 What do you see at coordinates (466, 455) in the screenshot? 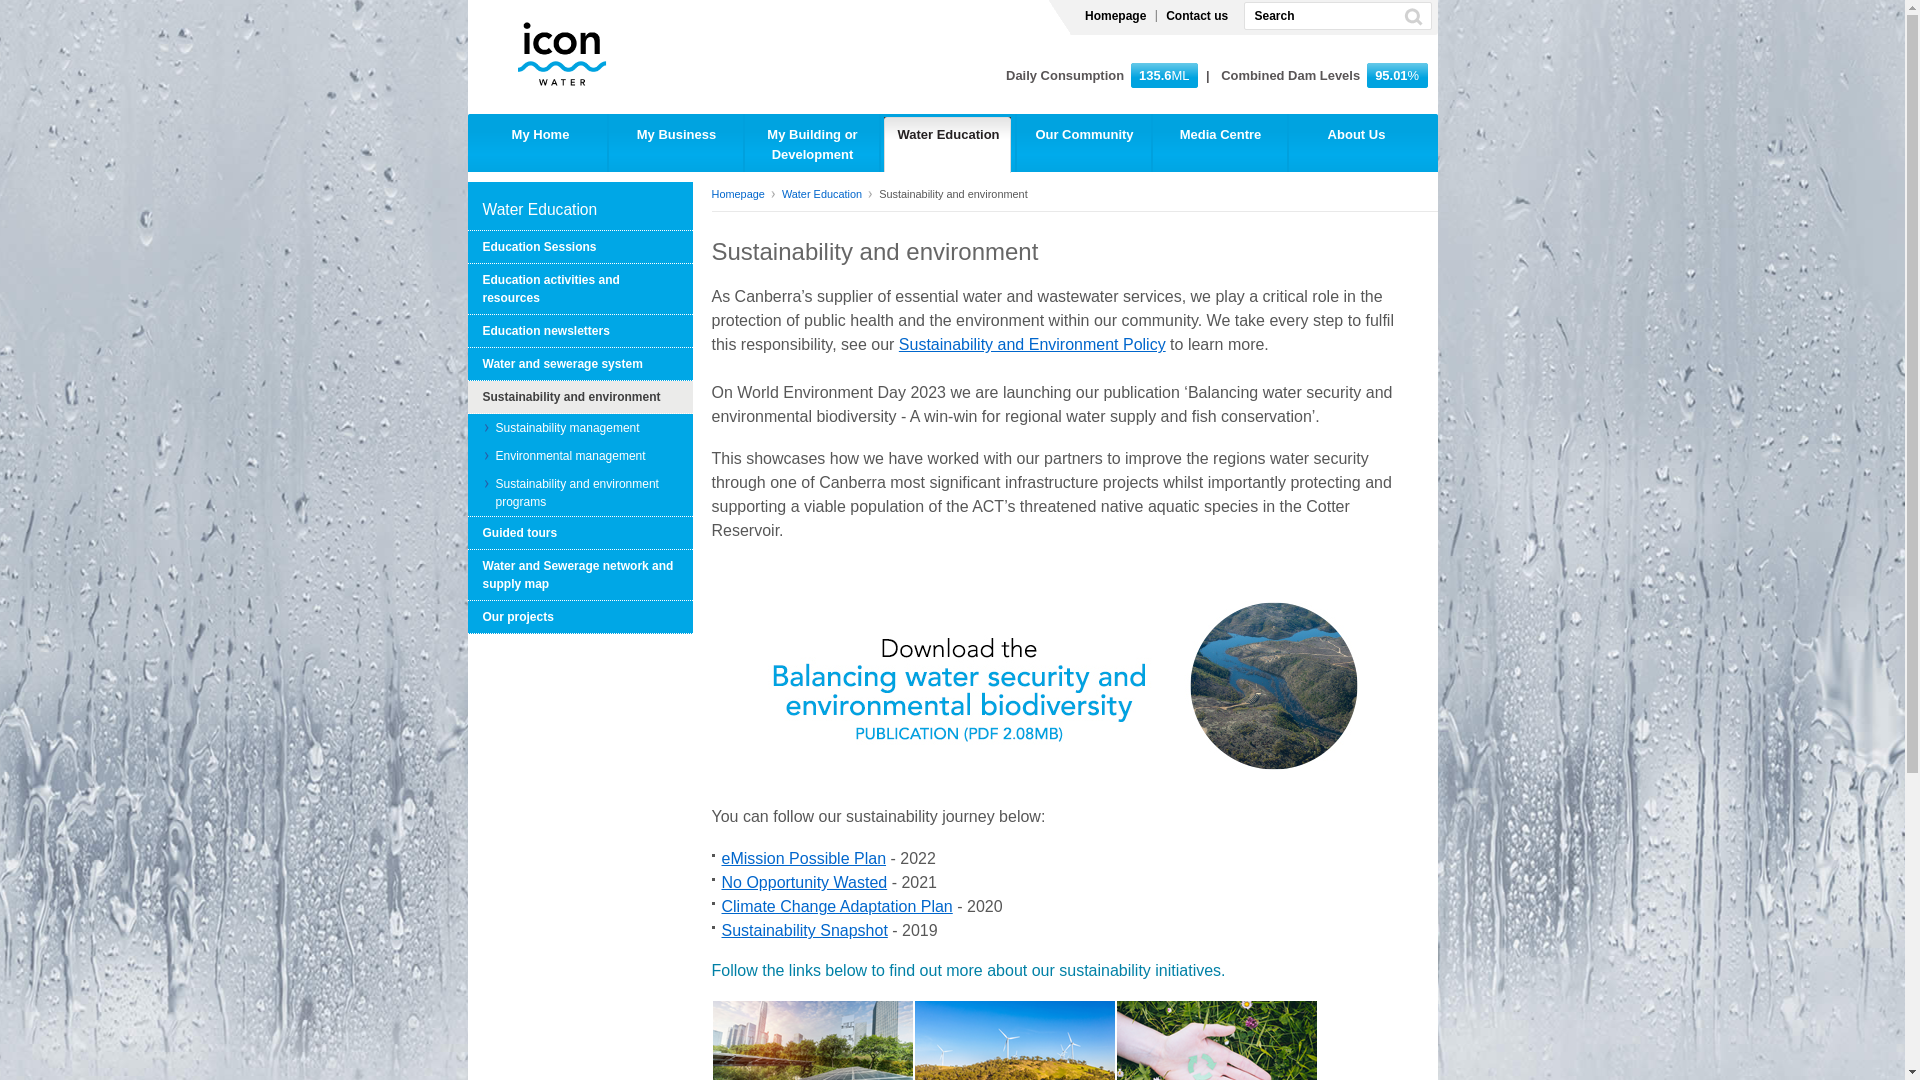
I see `'Environmental management'` at bounding box center [466, 455].